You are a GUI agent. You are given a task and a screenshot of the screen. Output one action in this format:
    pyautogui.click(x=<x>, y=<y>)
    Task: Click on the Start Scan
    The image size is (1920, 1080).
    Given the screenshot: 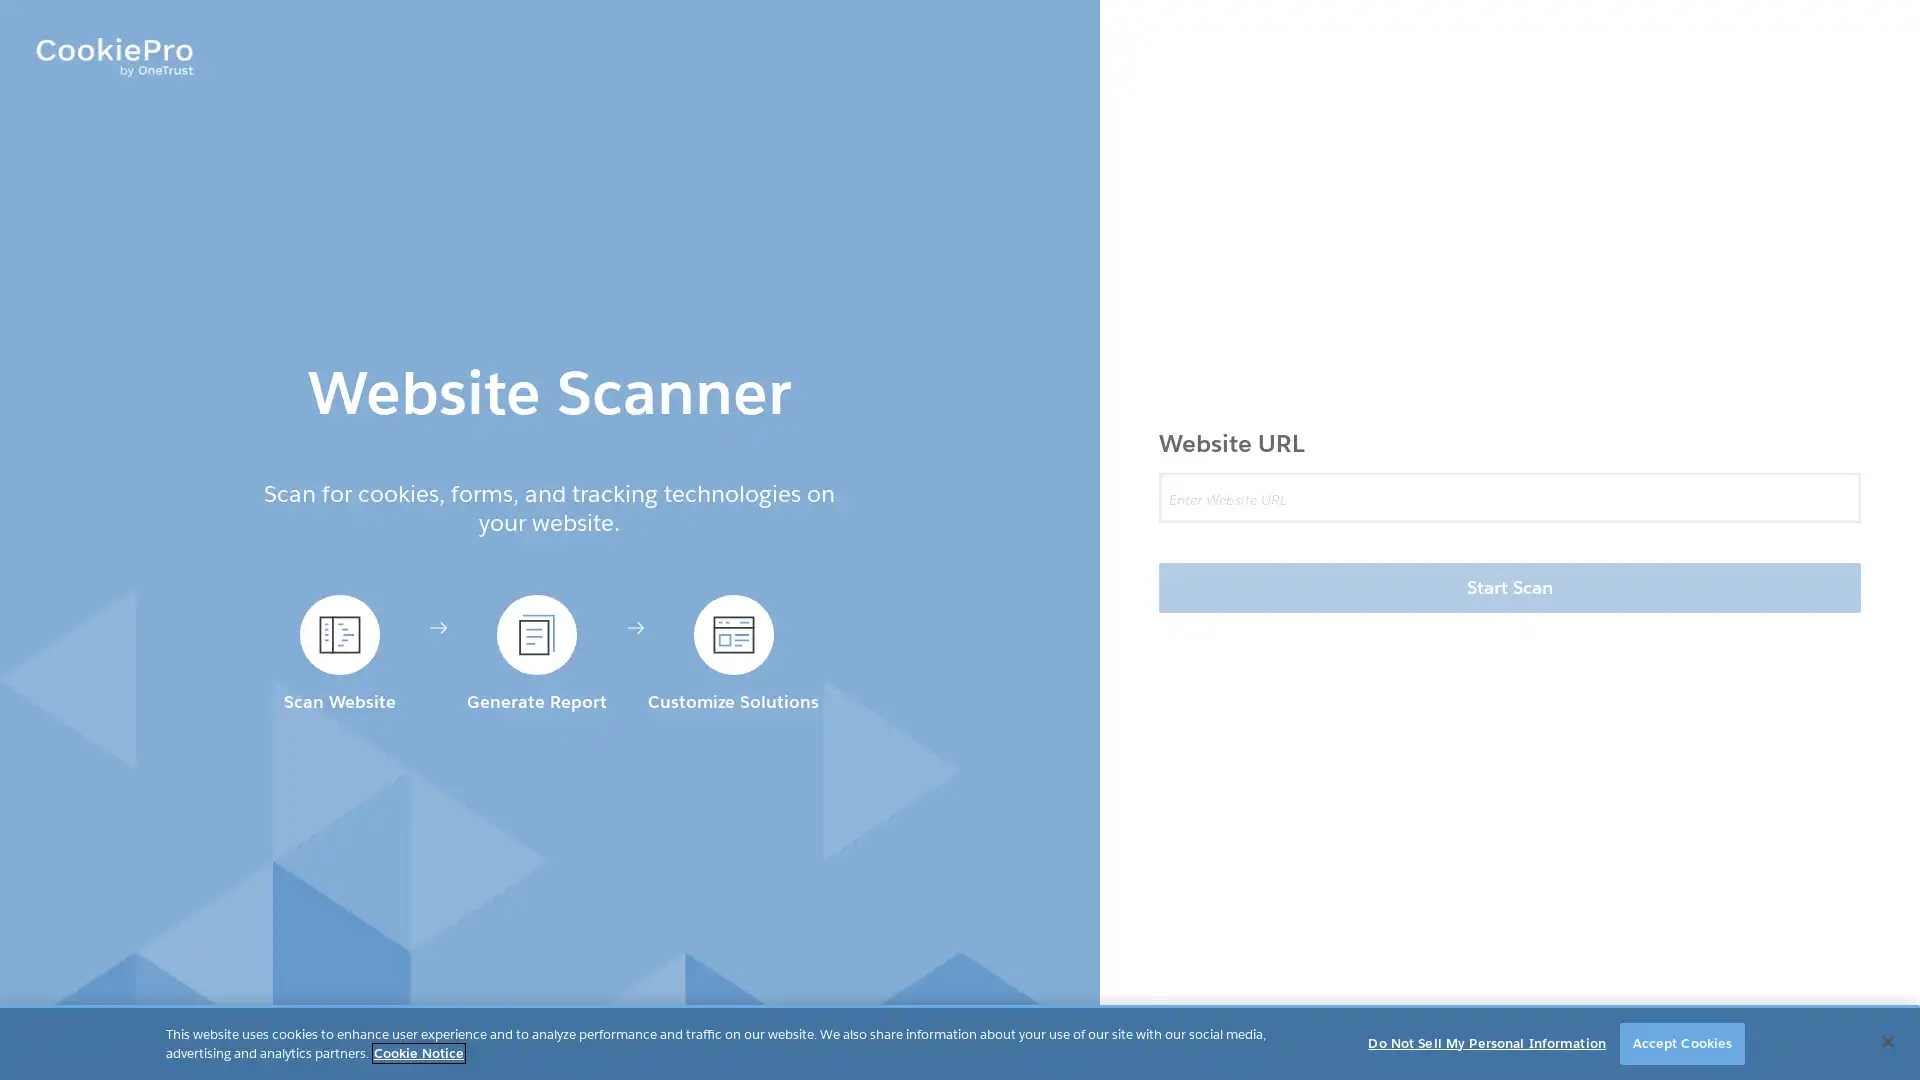 What is the action you would take?
    pyautogui.click(x=1508, y=586)
    